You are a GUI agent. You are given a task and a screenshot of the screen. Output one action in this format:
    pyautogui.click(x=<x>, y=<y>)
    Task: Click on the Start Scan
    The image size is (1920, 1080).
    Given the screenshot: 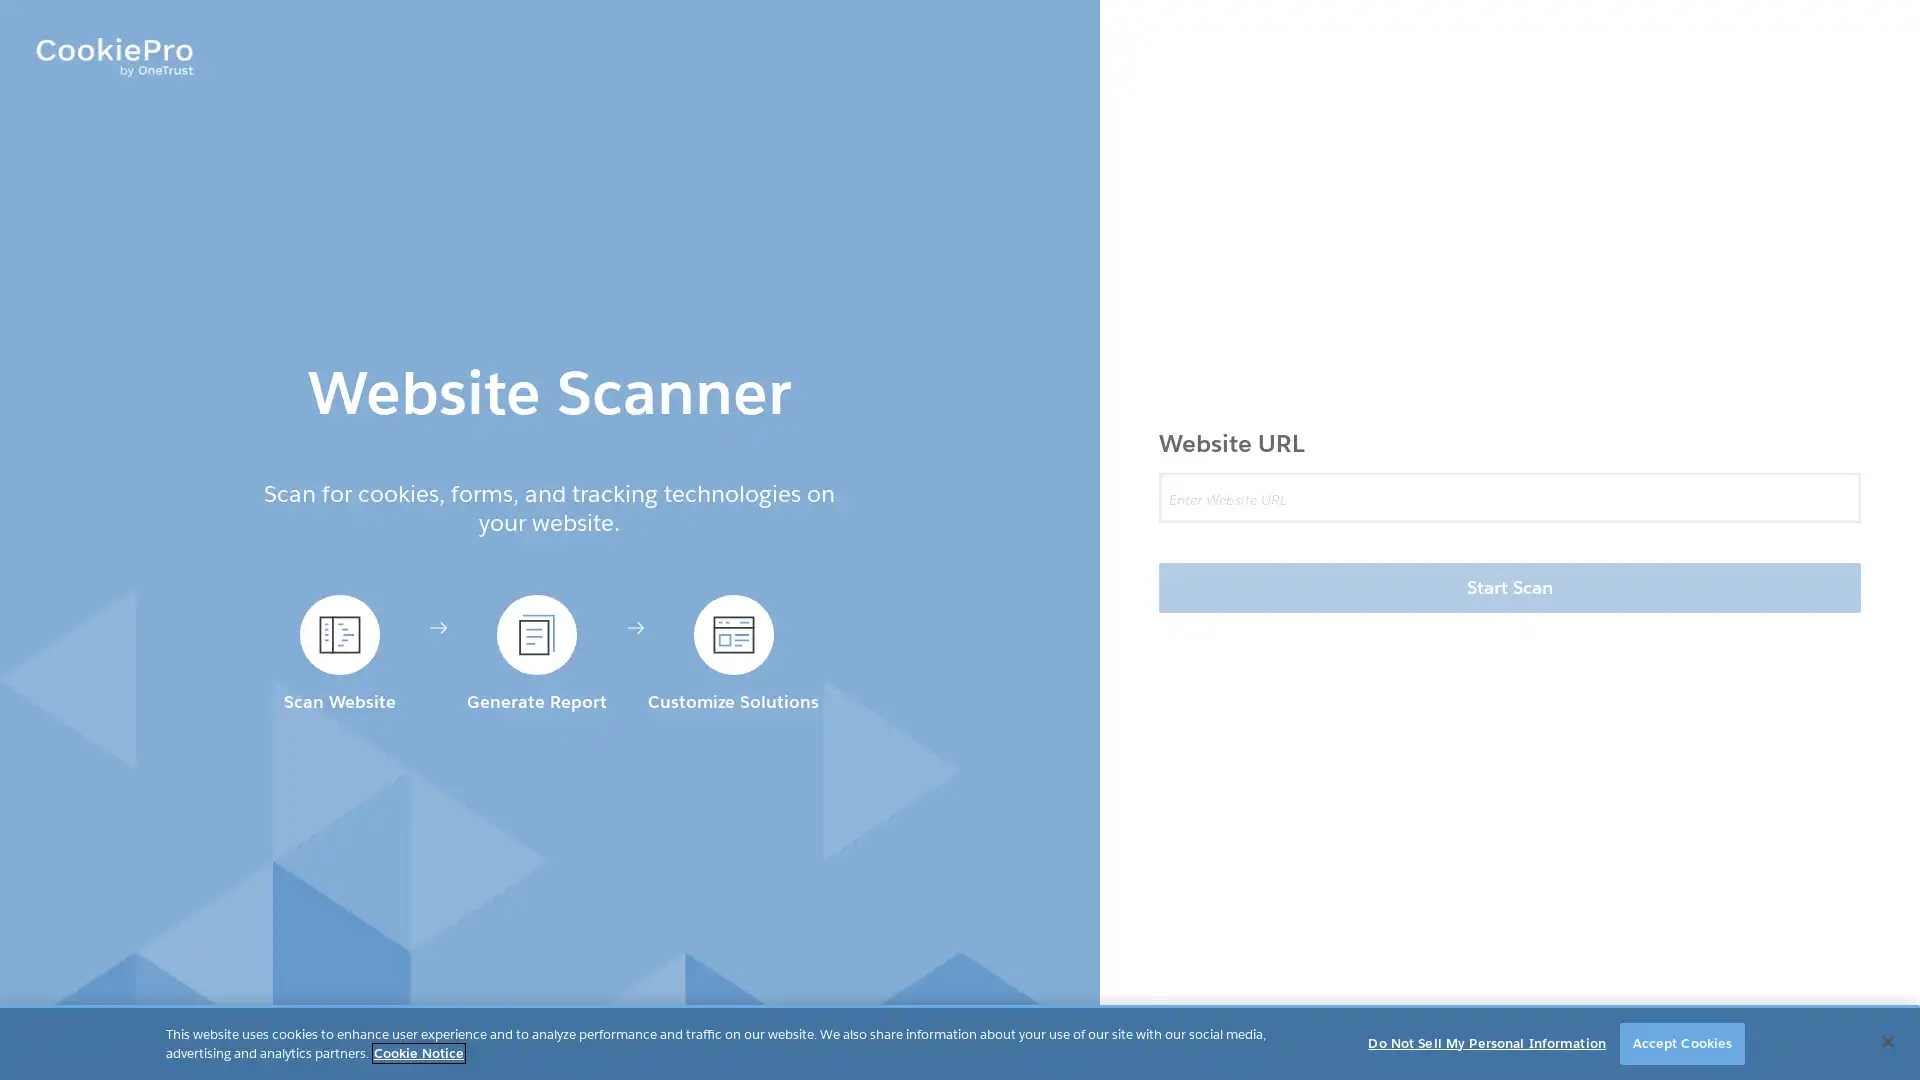 What is the action you would take?
    pyautogui.click(x=1508, y=586)
    